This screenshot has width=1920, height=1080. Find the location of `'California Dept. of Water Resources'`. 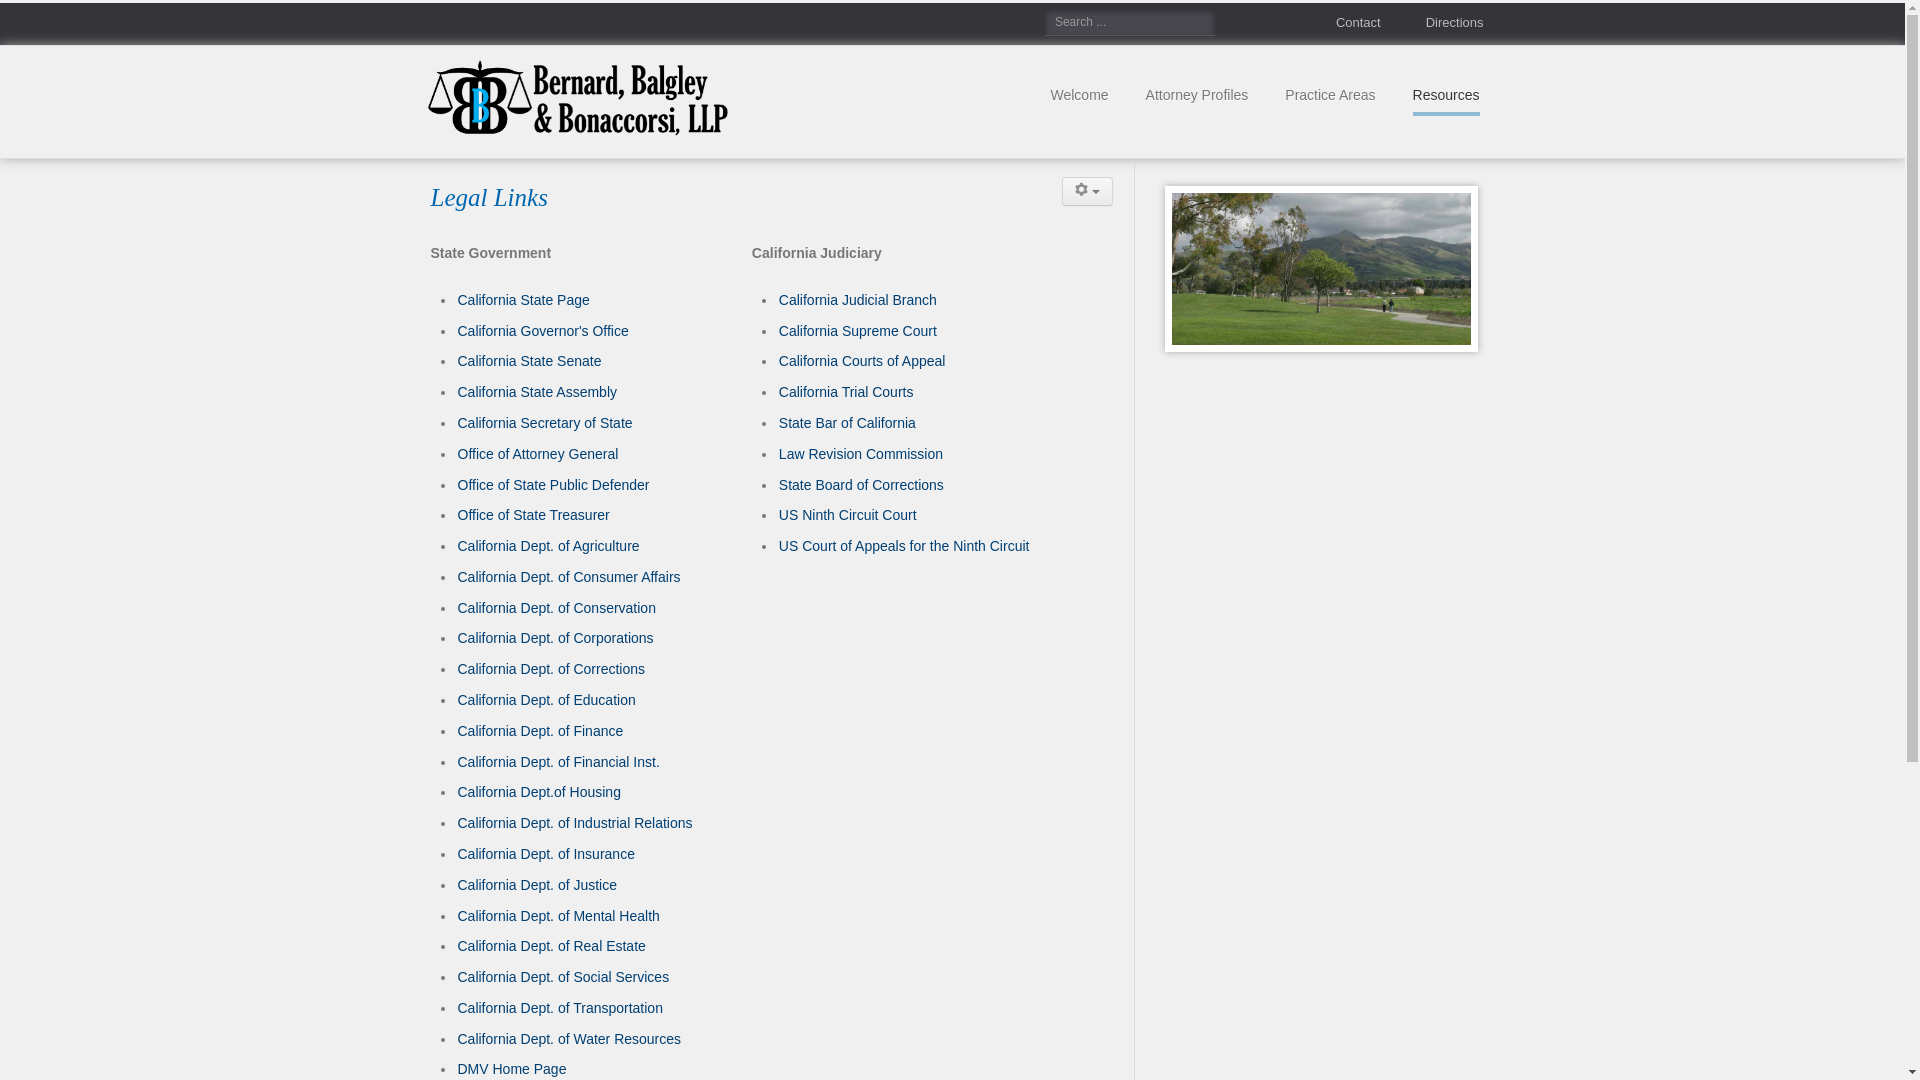

'California Dept. of Water Resources' is located at coordinates (569, 1037).